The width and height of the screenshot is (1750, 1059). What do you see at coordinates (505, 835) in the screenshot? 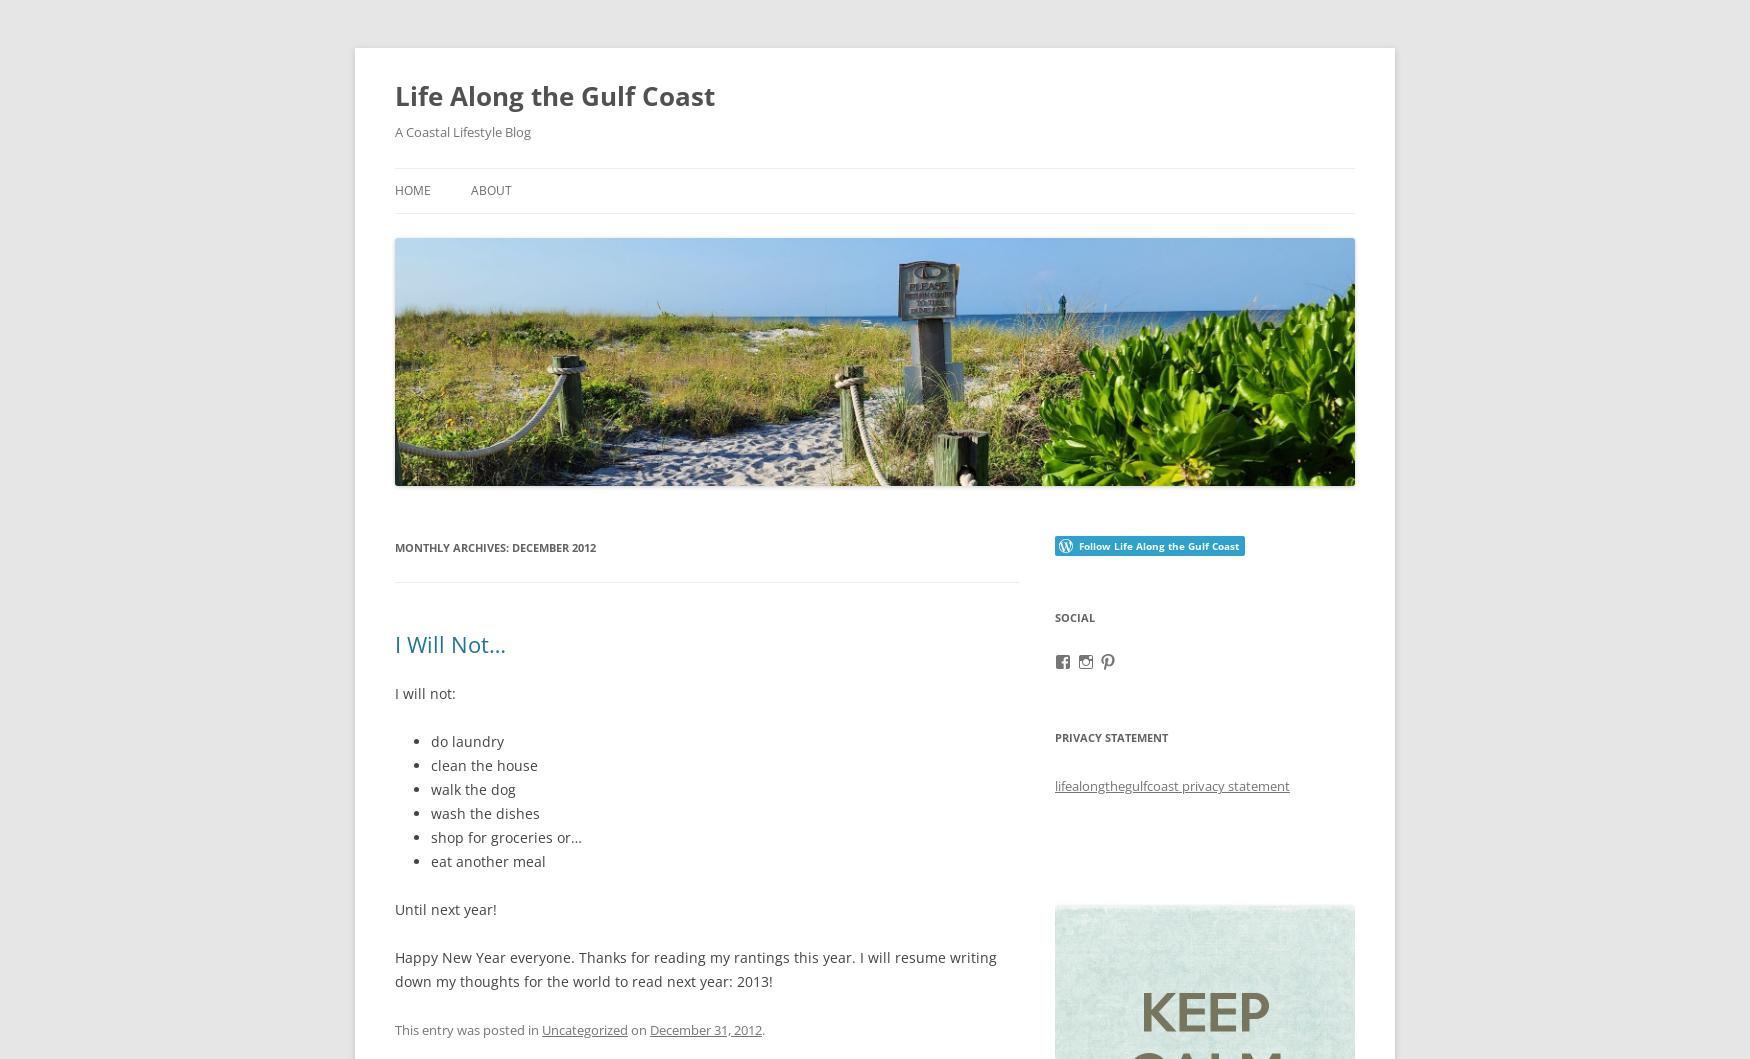
I see `'shop for groceries or…'` at bounding box center [505, 835].